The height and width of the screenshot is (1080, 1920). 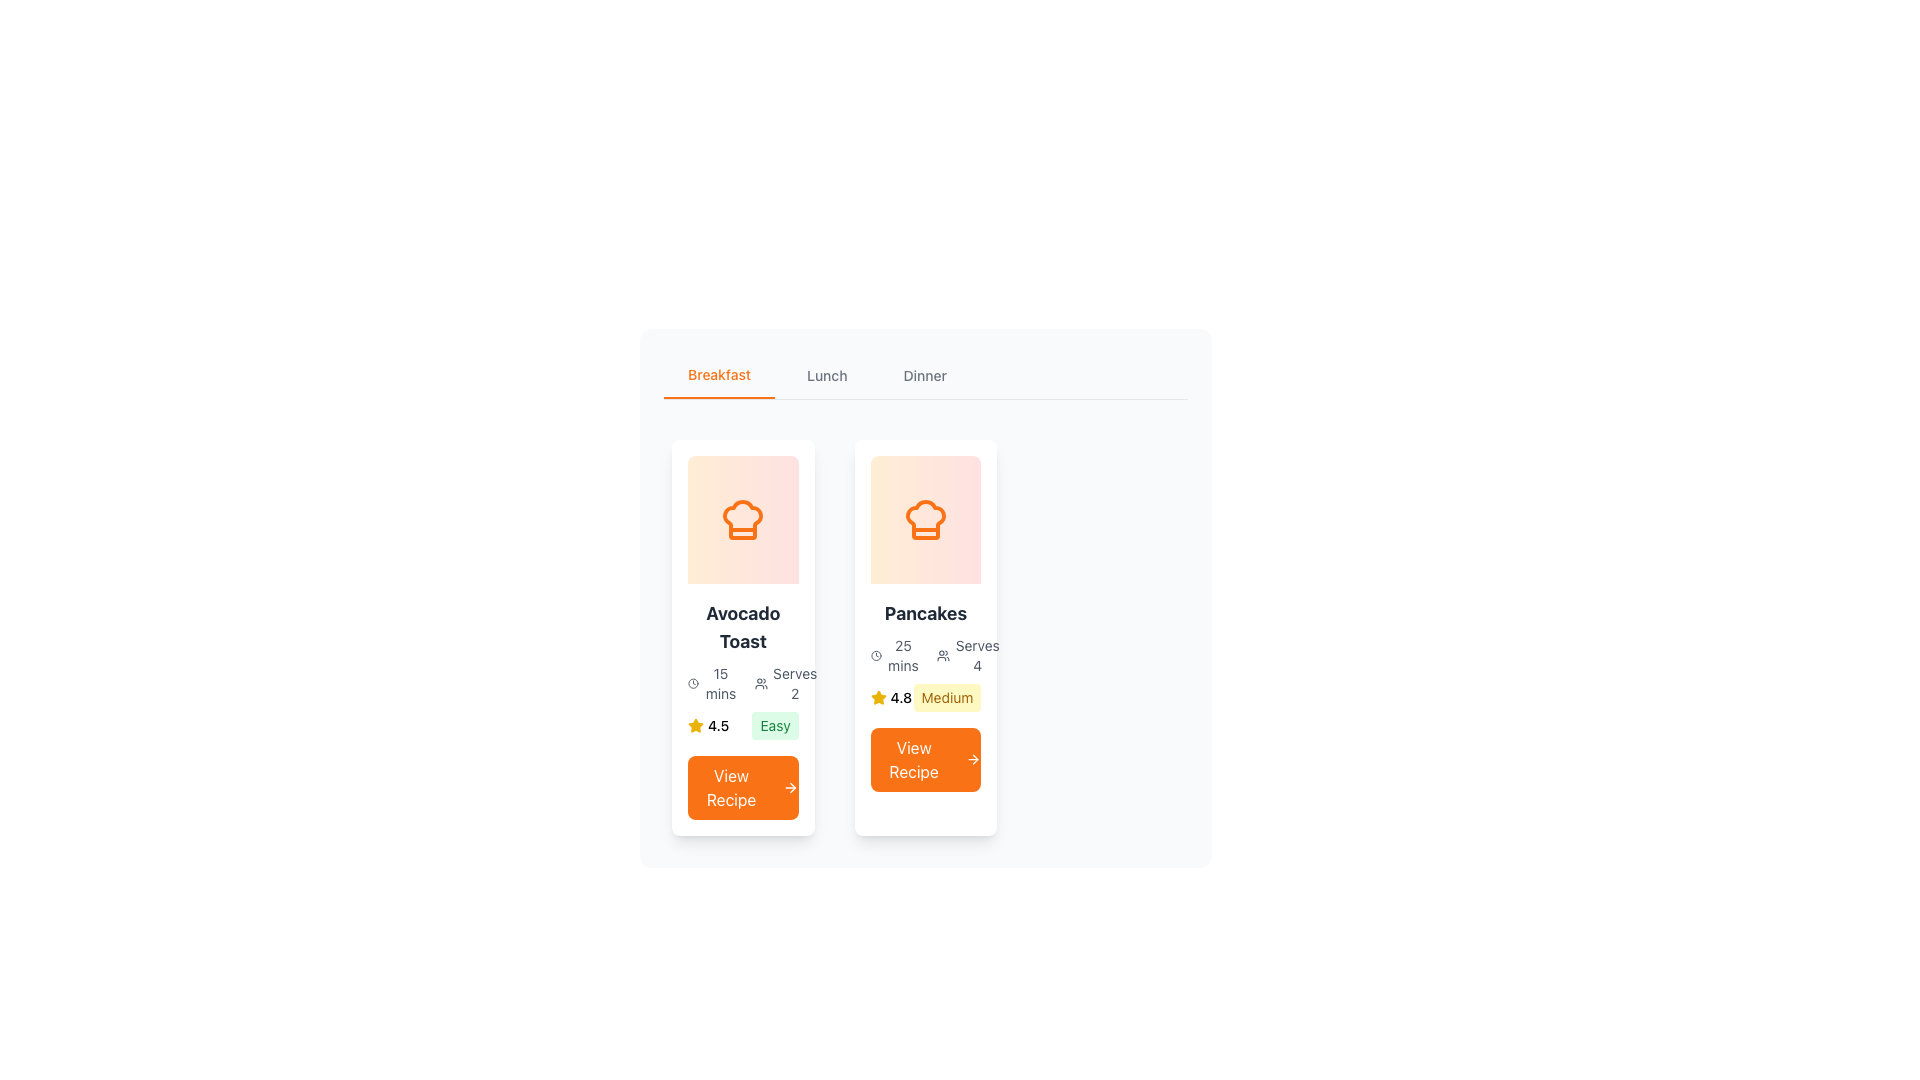 What do you see at coordinates (942, 655) in the screenshot?
I see `the servings icon located to the left of the 'Serves 4' text, which visually represents the servings concept` at bounding box center [942, 655].